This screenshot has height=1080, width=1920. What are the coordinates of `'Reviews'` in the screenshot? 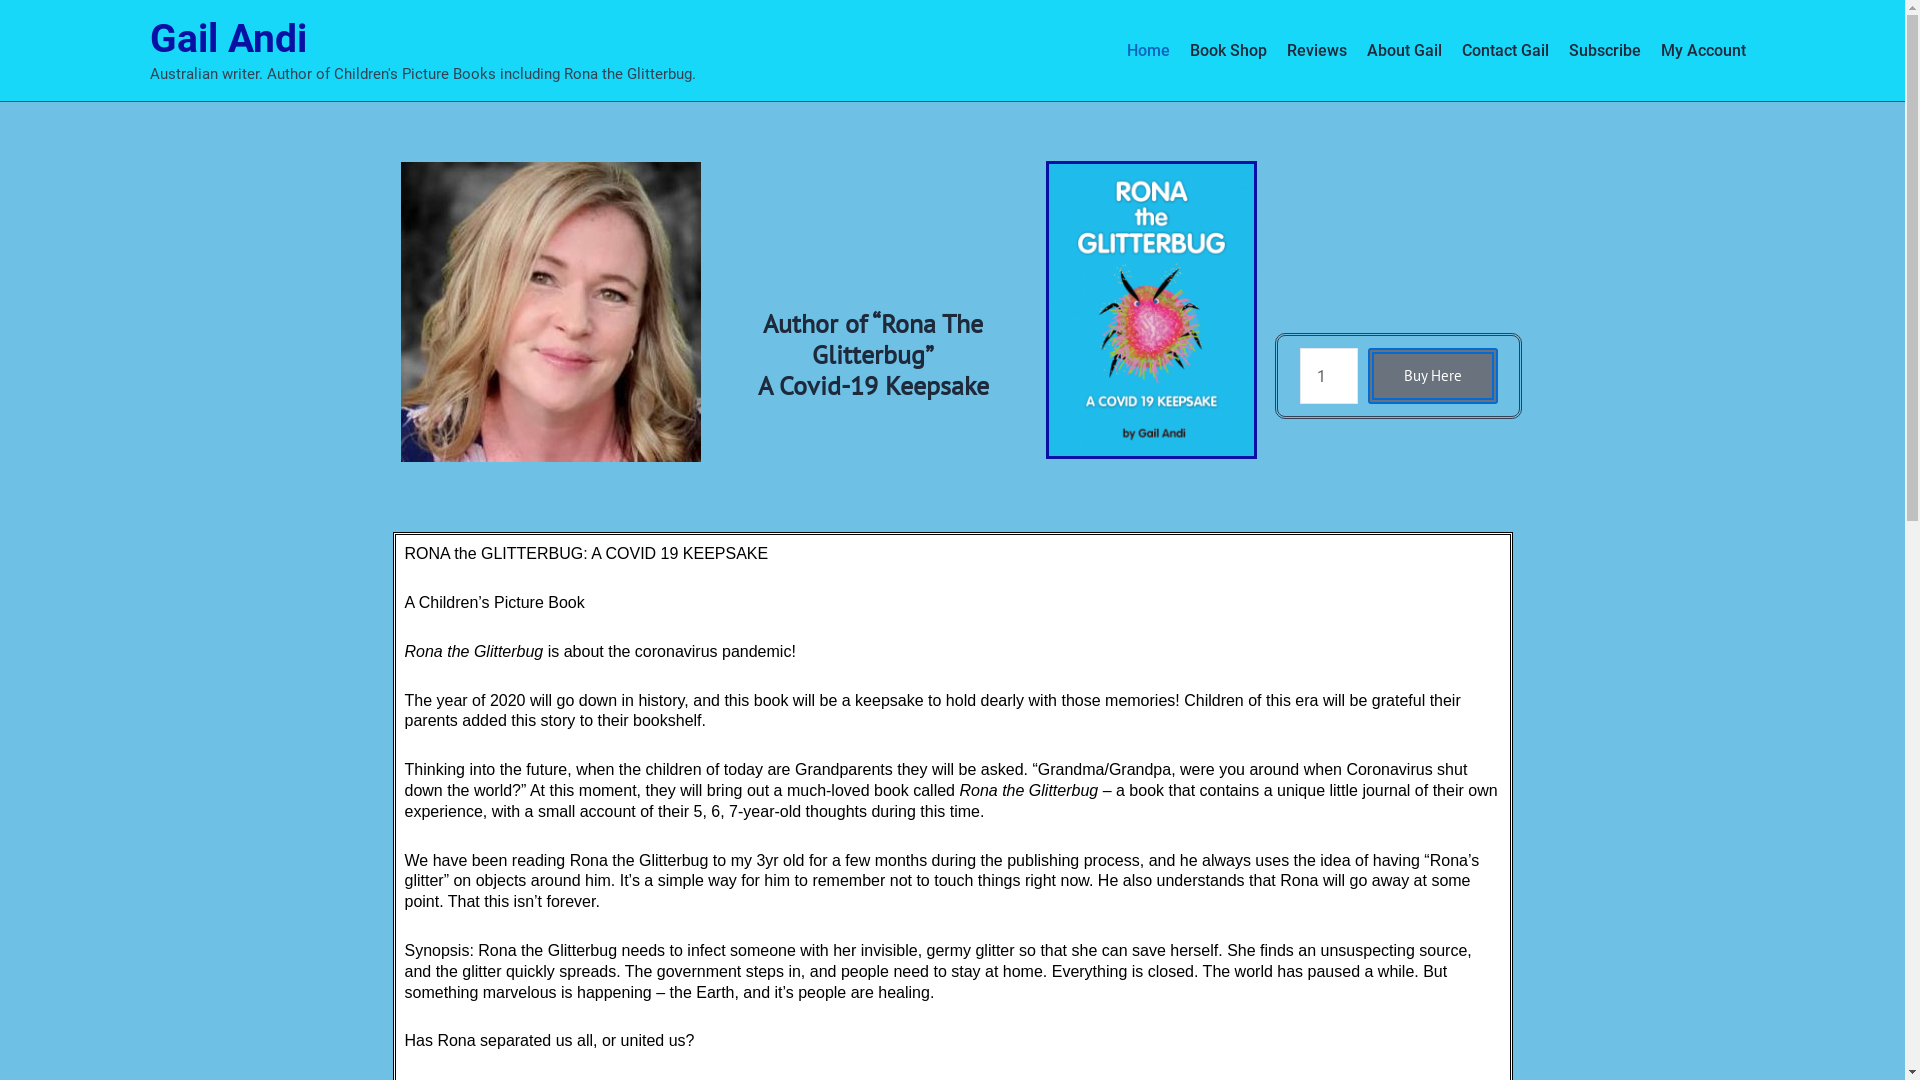 It's located at (1275, 49).